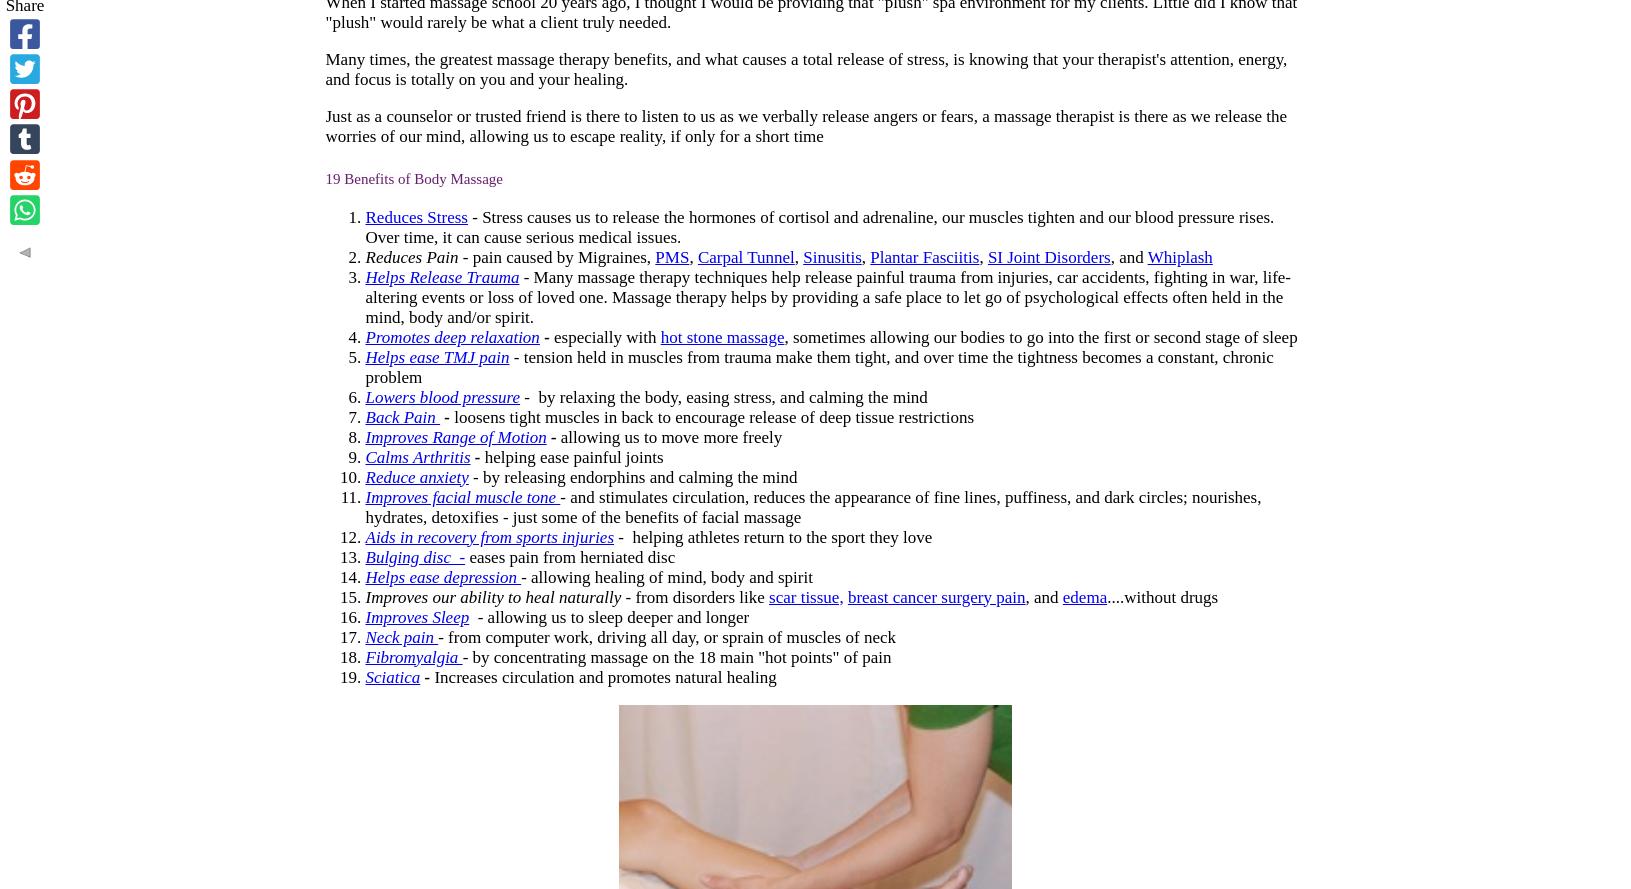  Describe the element at coordinates (805, 125) in the screenshot. I see `'Just as a counselor or trusted friend is there to listen to us as we verbally release angers or fears, a massage therapist is there as we release the worries of our mind, allowing us to escape reality, if only for a short time'` at that location.